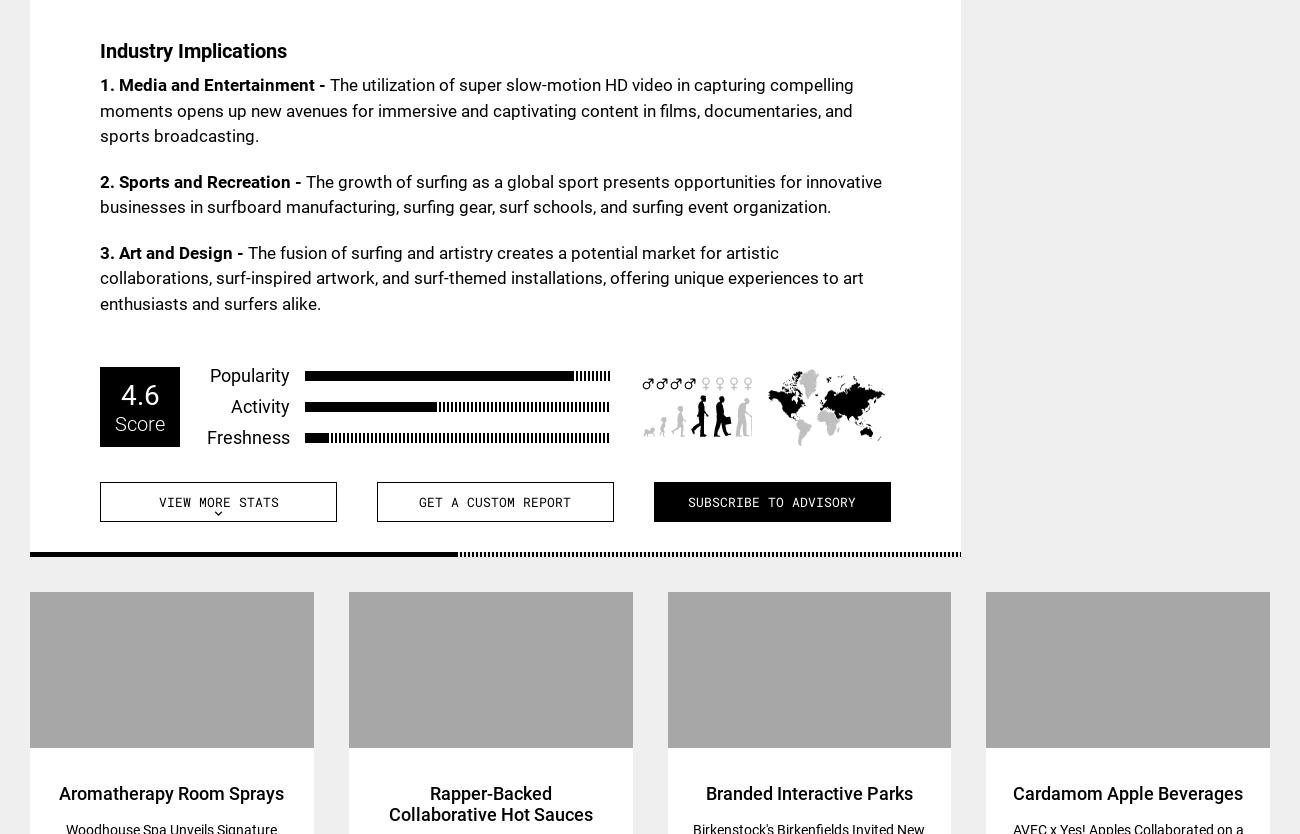 The height and width of the screenshot is (834, 1300). What do you see at coordinates (217, 500) in the screenshot?
I see `'VIEW MORE STATS'` at bounding box center [217, 500].